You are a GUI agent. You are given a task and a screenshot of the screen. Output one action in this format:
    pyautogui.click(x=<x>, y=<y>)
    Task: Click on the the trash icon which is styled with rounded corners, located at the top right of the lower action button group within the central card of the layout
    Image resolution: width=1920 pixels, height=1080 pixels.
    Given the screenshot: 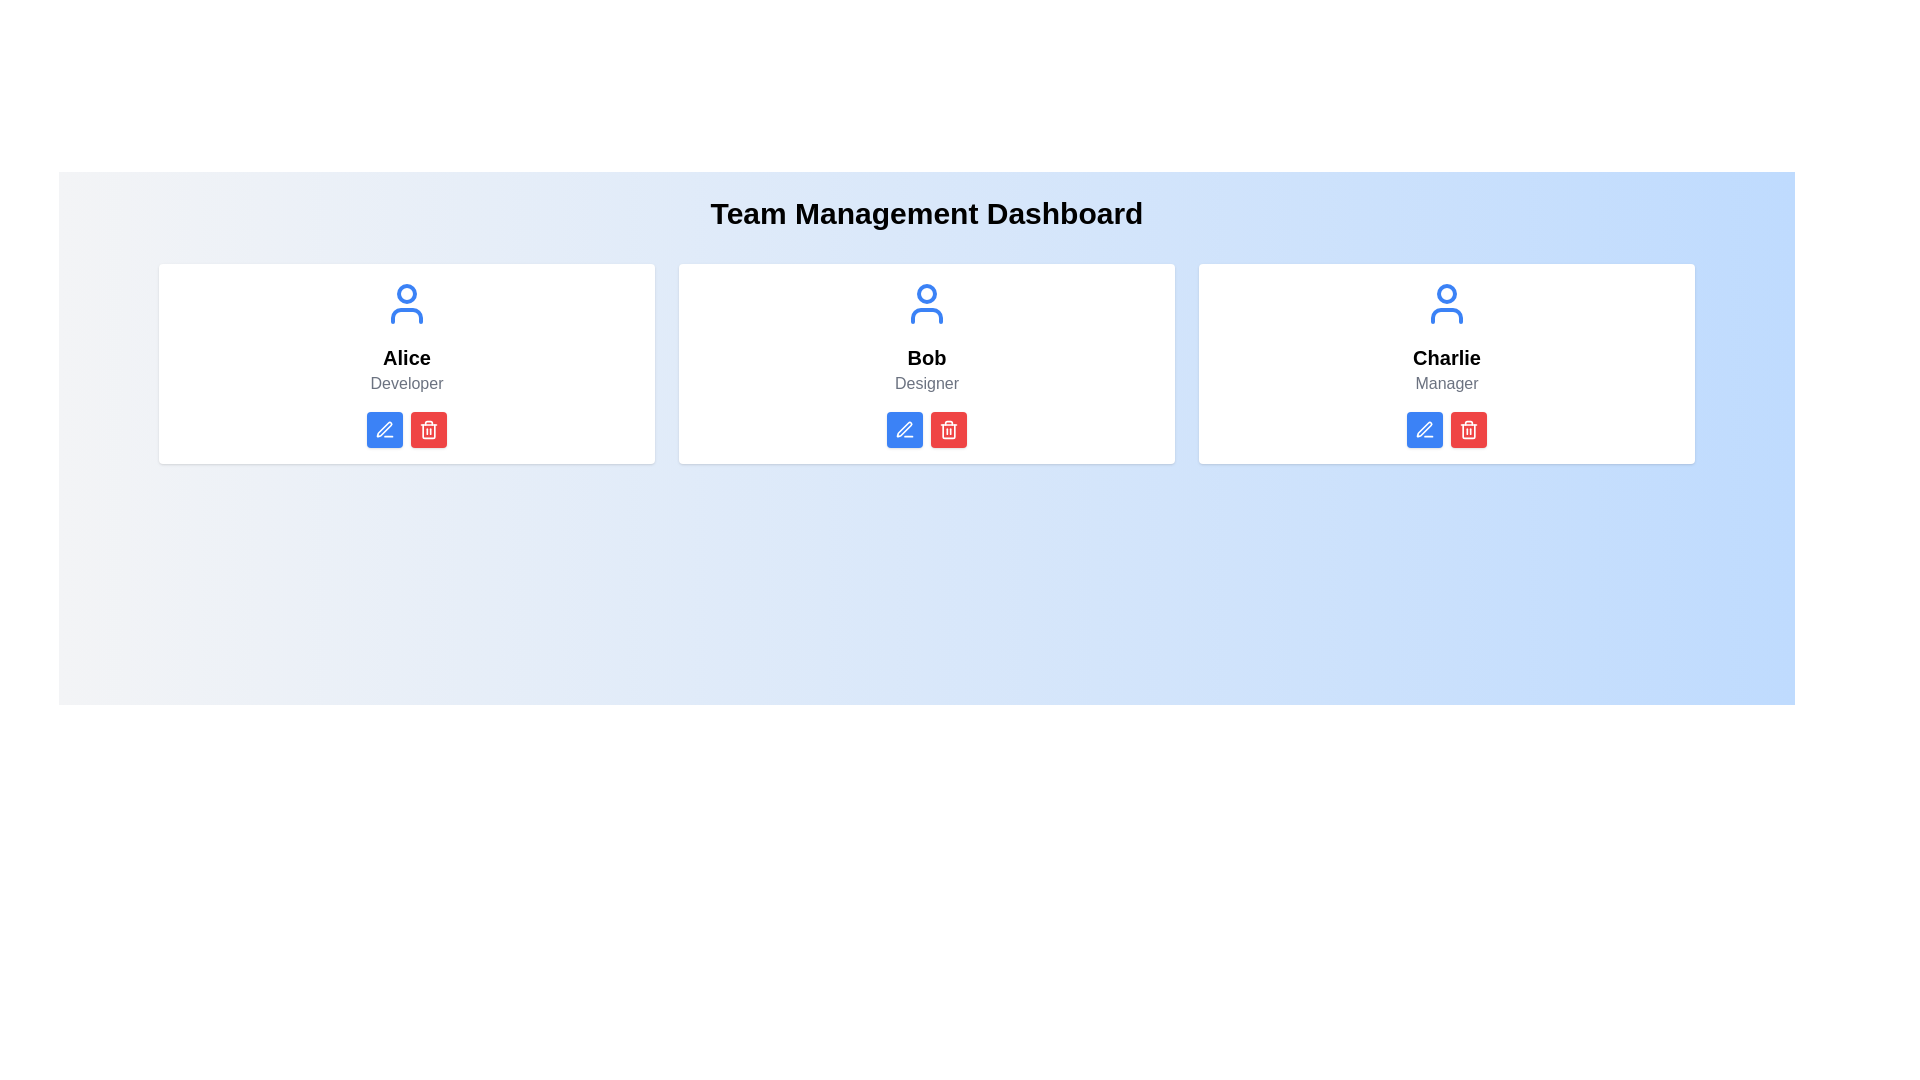 What is the action you would take?
    pyautogui.click(x=948, y=430)
    